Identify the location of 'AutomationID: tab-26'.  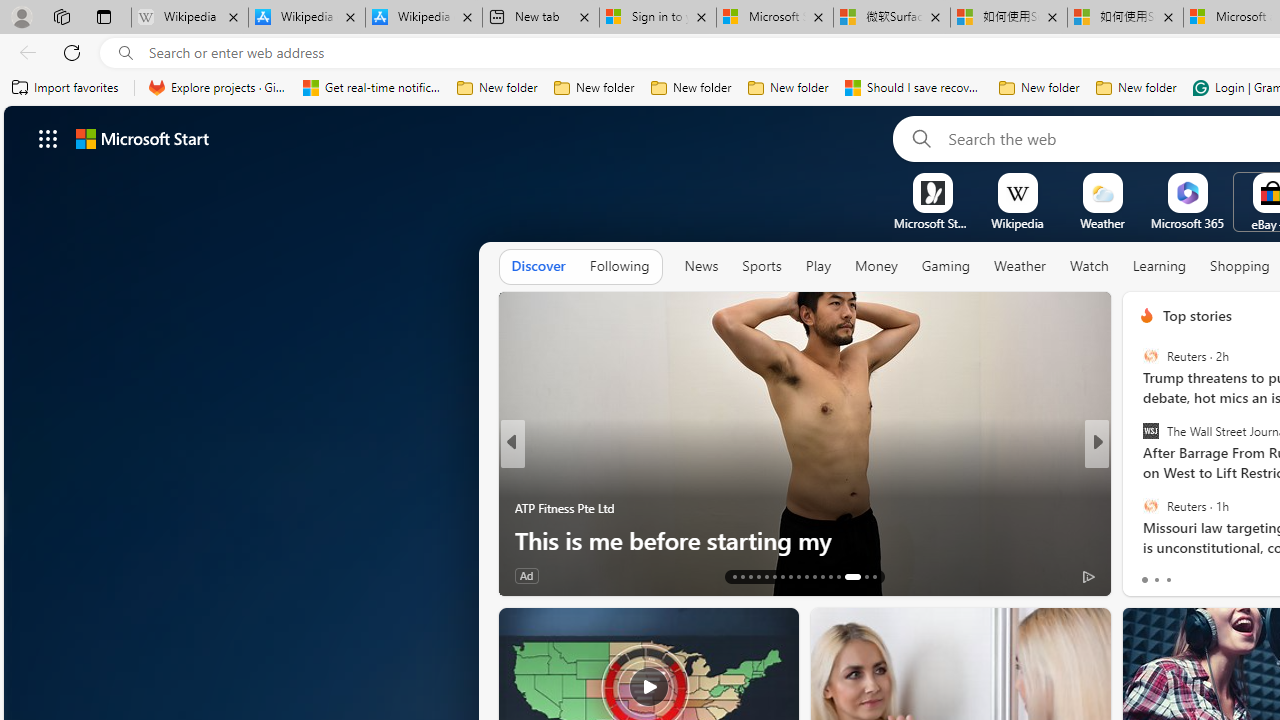
(839, 577).